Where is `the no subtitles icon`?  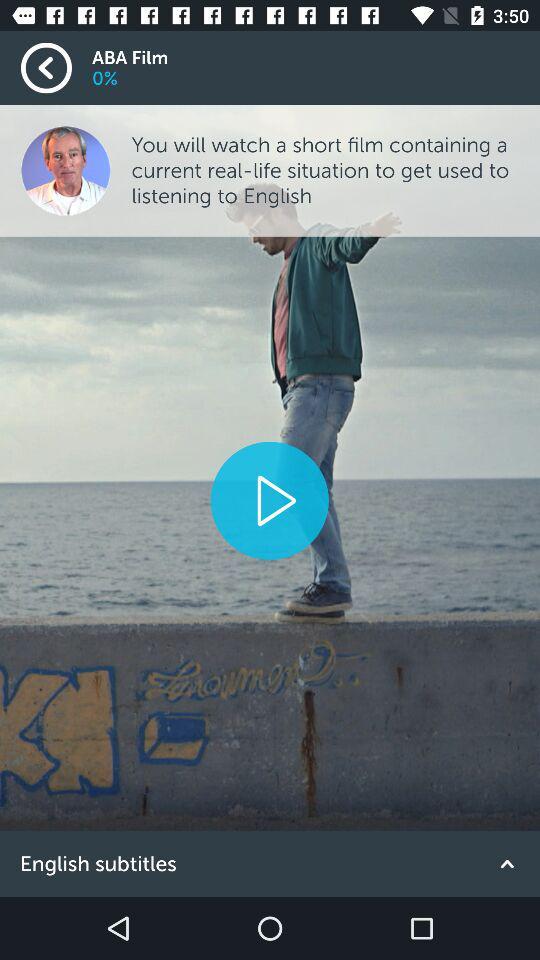 the no subtitles icon is located at coordinates (270, 863).